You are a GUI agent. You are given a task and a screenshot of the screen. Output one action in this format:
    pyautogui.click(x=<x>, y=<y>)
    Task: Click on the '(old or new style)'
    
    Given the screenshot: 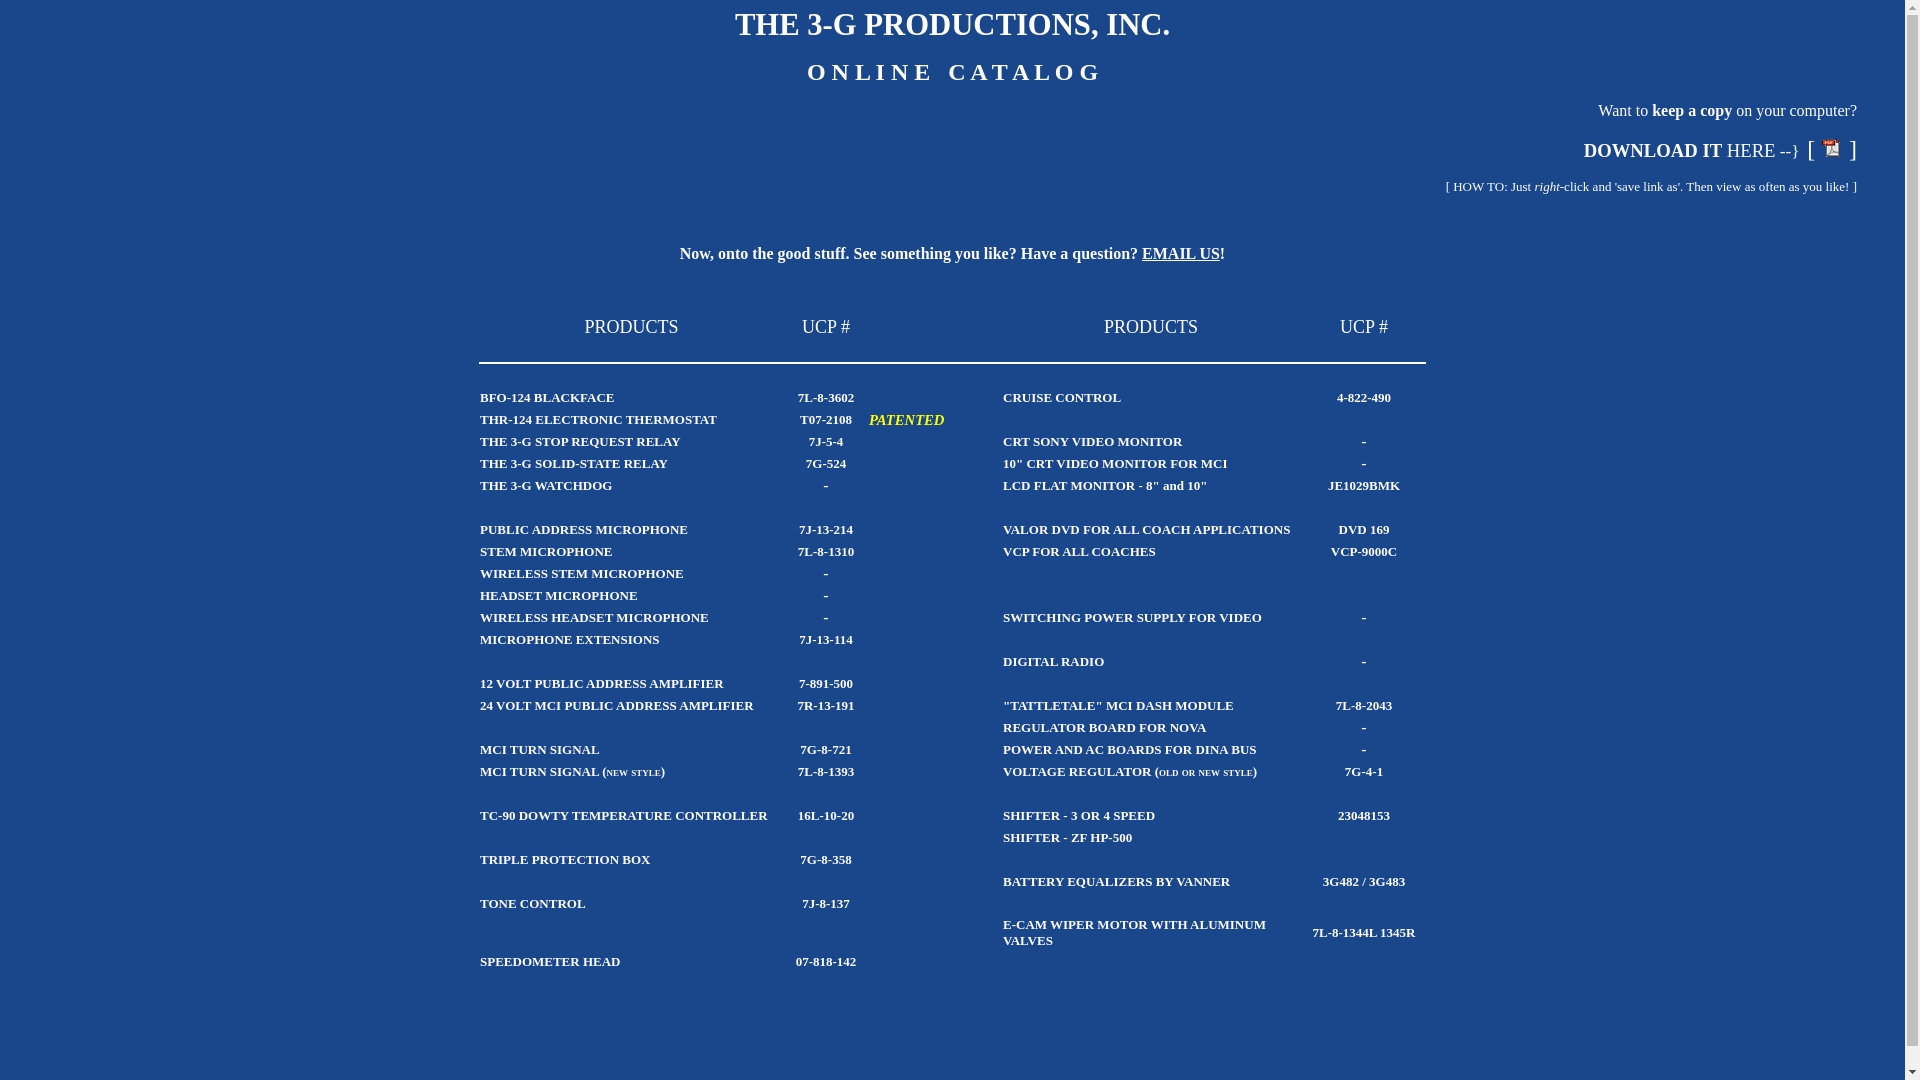 What is the action you would take?
    pyautogui.click(x=1155, y=769)
    